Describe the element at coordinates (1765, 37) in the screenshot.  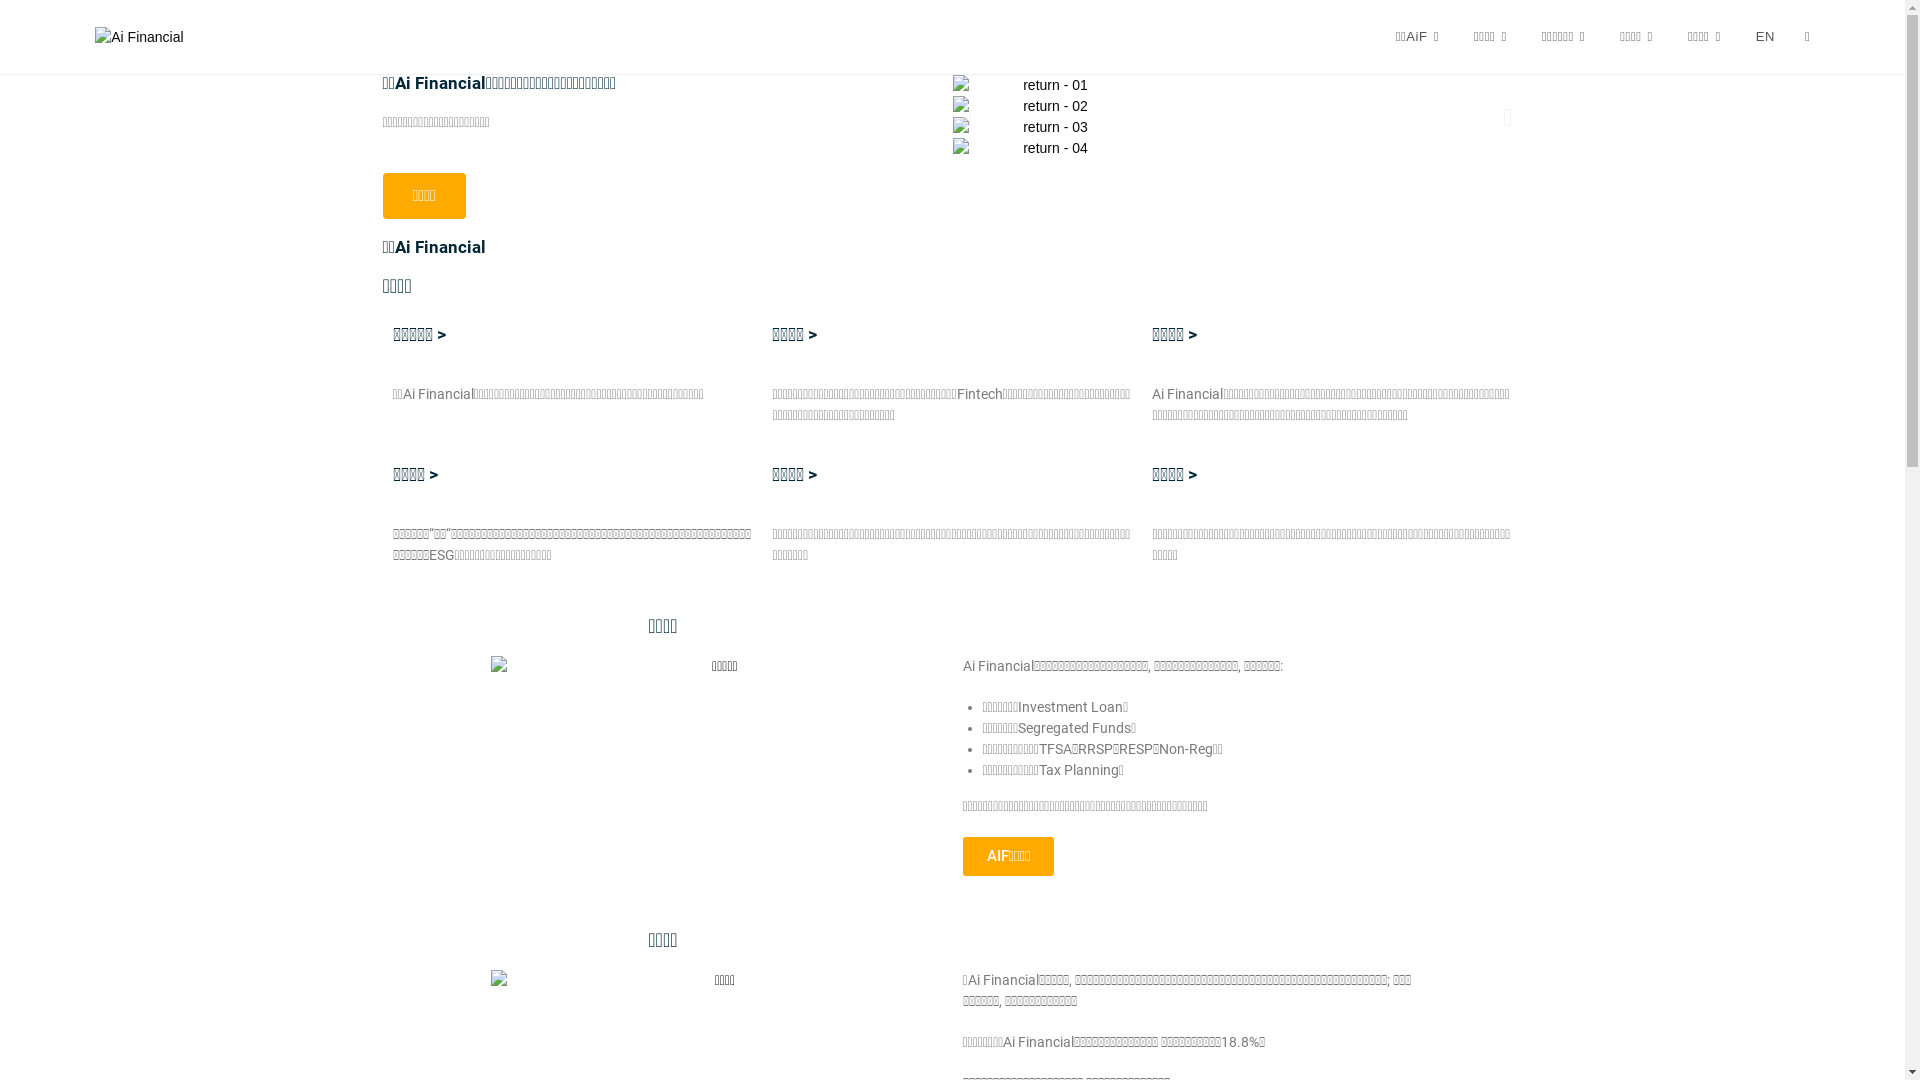
I see `'EN'` at that location.